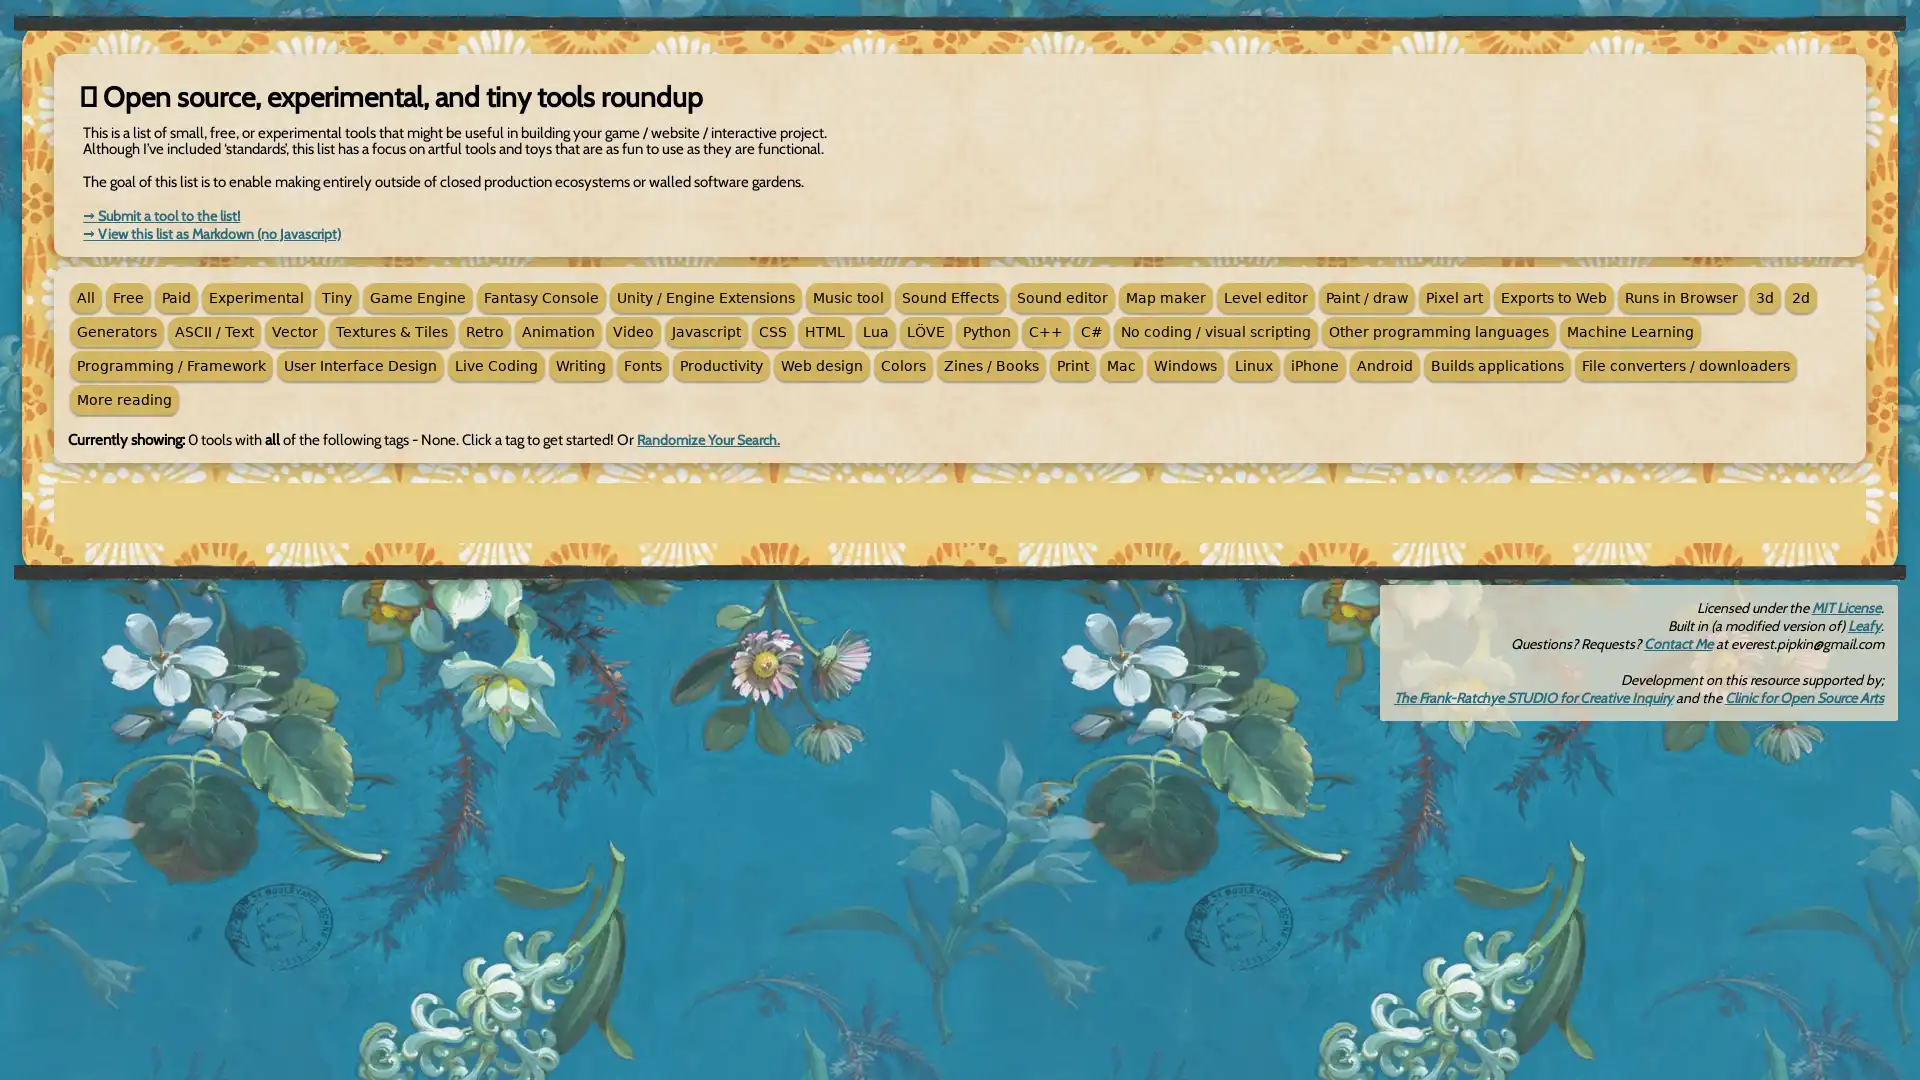 The image size is (1920, 1080). I want to click on LOVE, so click(925, 330).